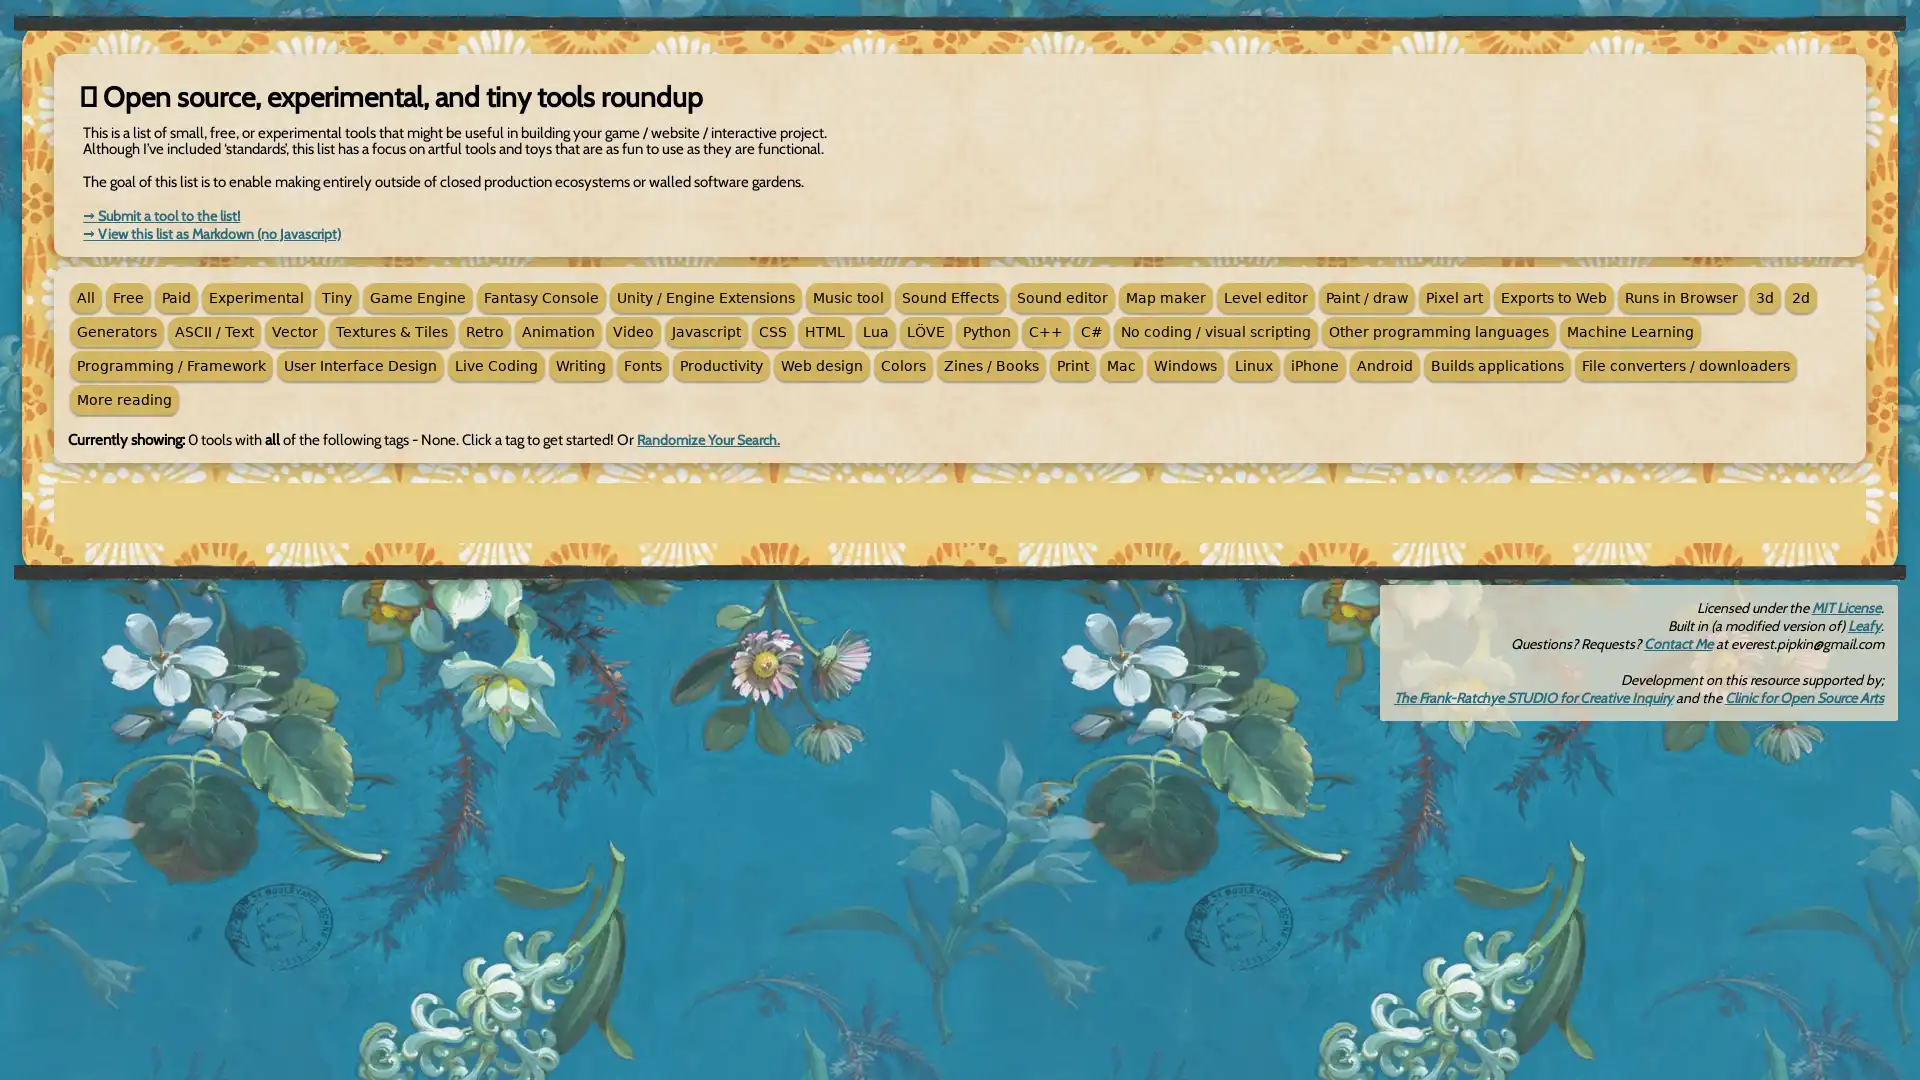 The image size is (1920, 1080). I want to click on LOVE, so click(925, 330).